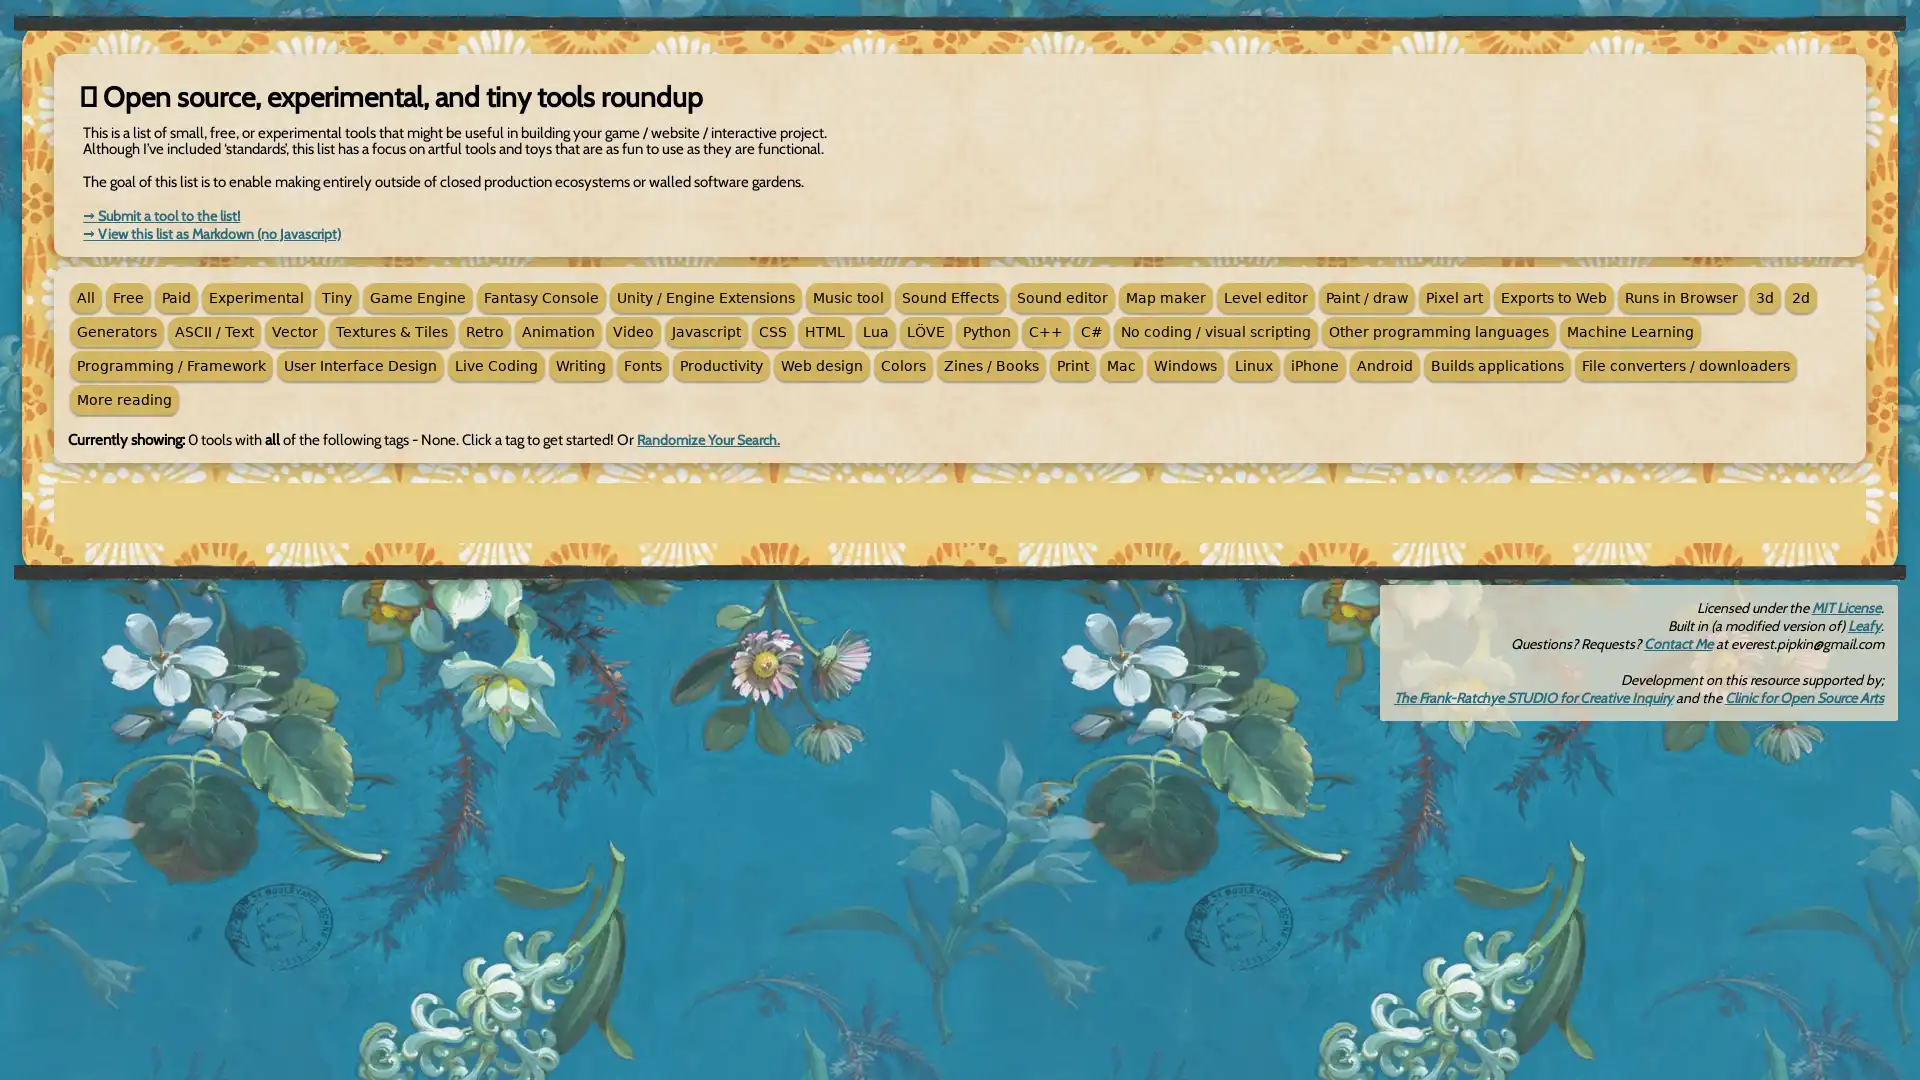 The image size is (1920, 1080). I want to click on LOVE, so click(925, 330).